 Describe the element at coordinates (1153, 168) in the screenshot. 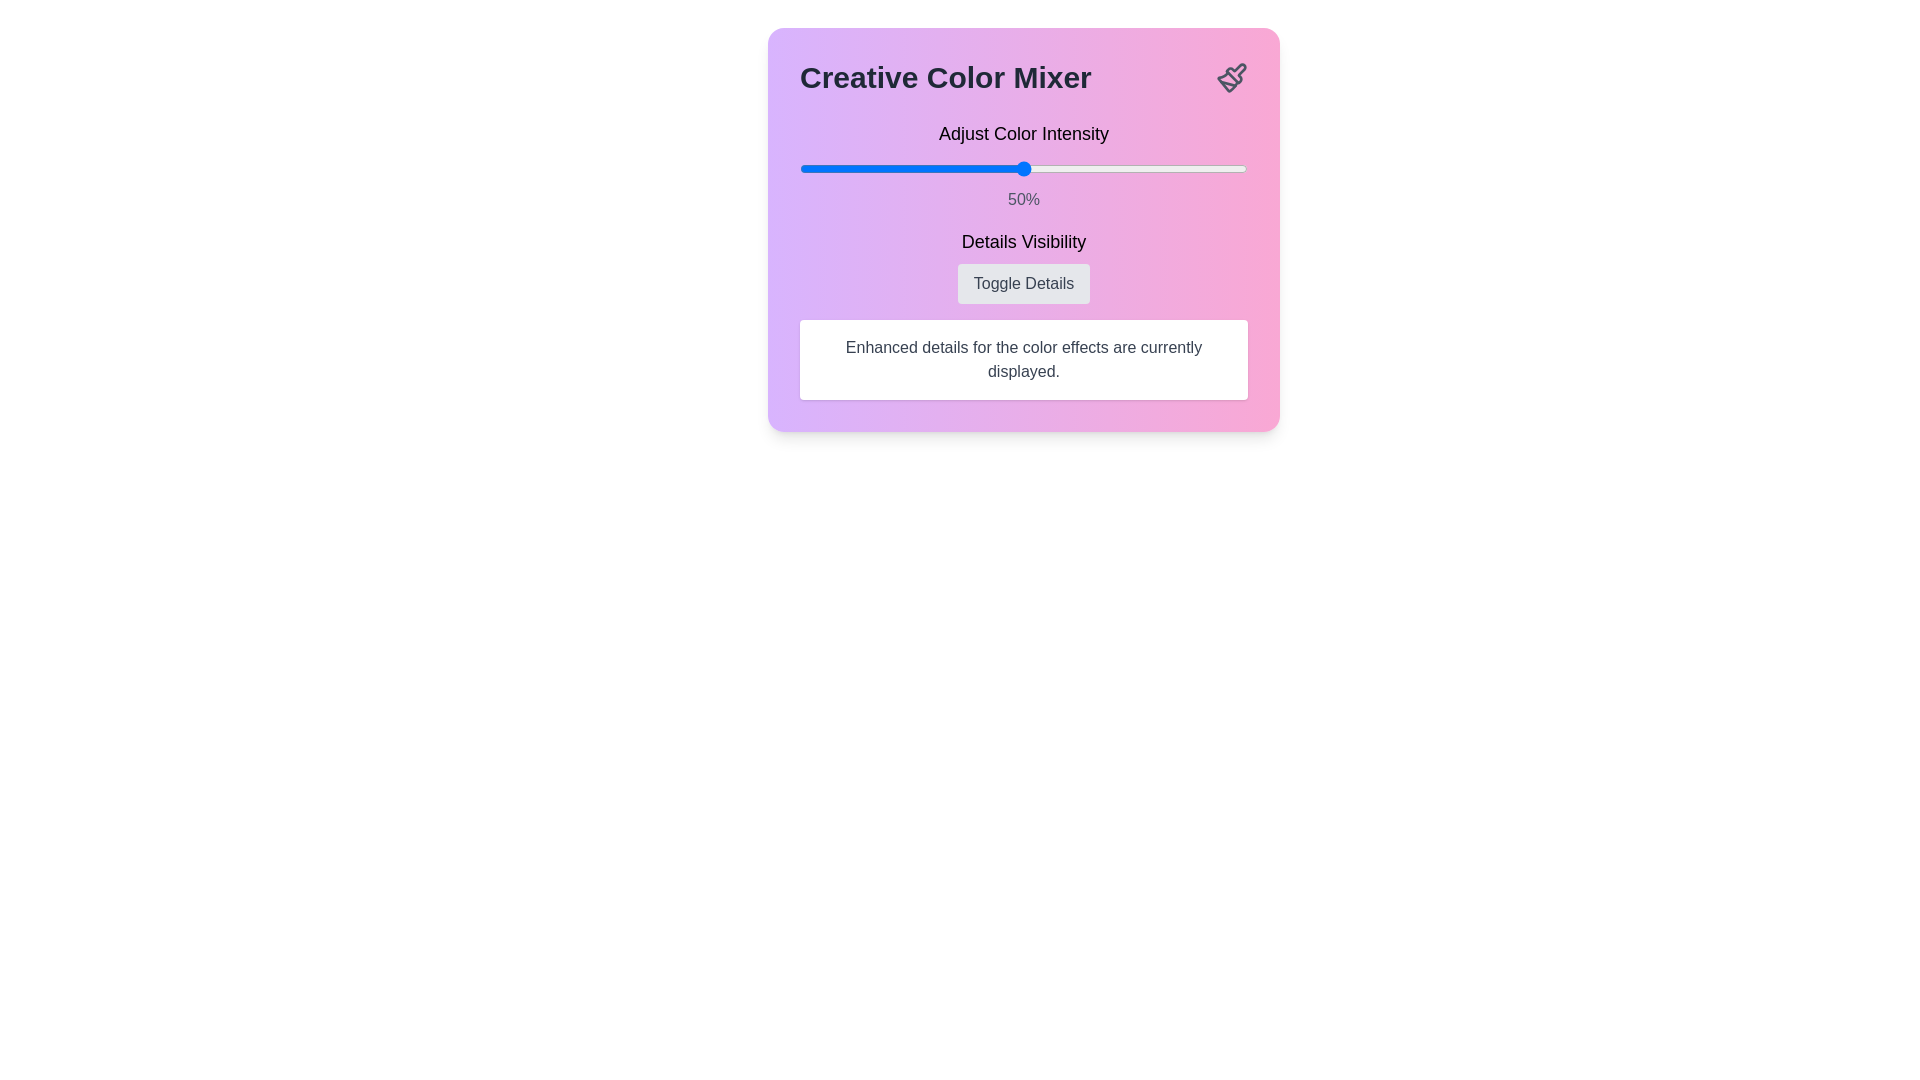

I see `the color intensity` at that location.